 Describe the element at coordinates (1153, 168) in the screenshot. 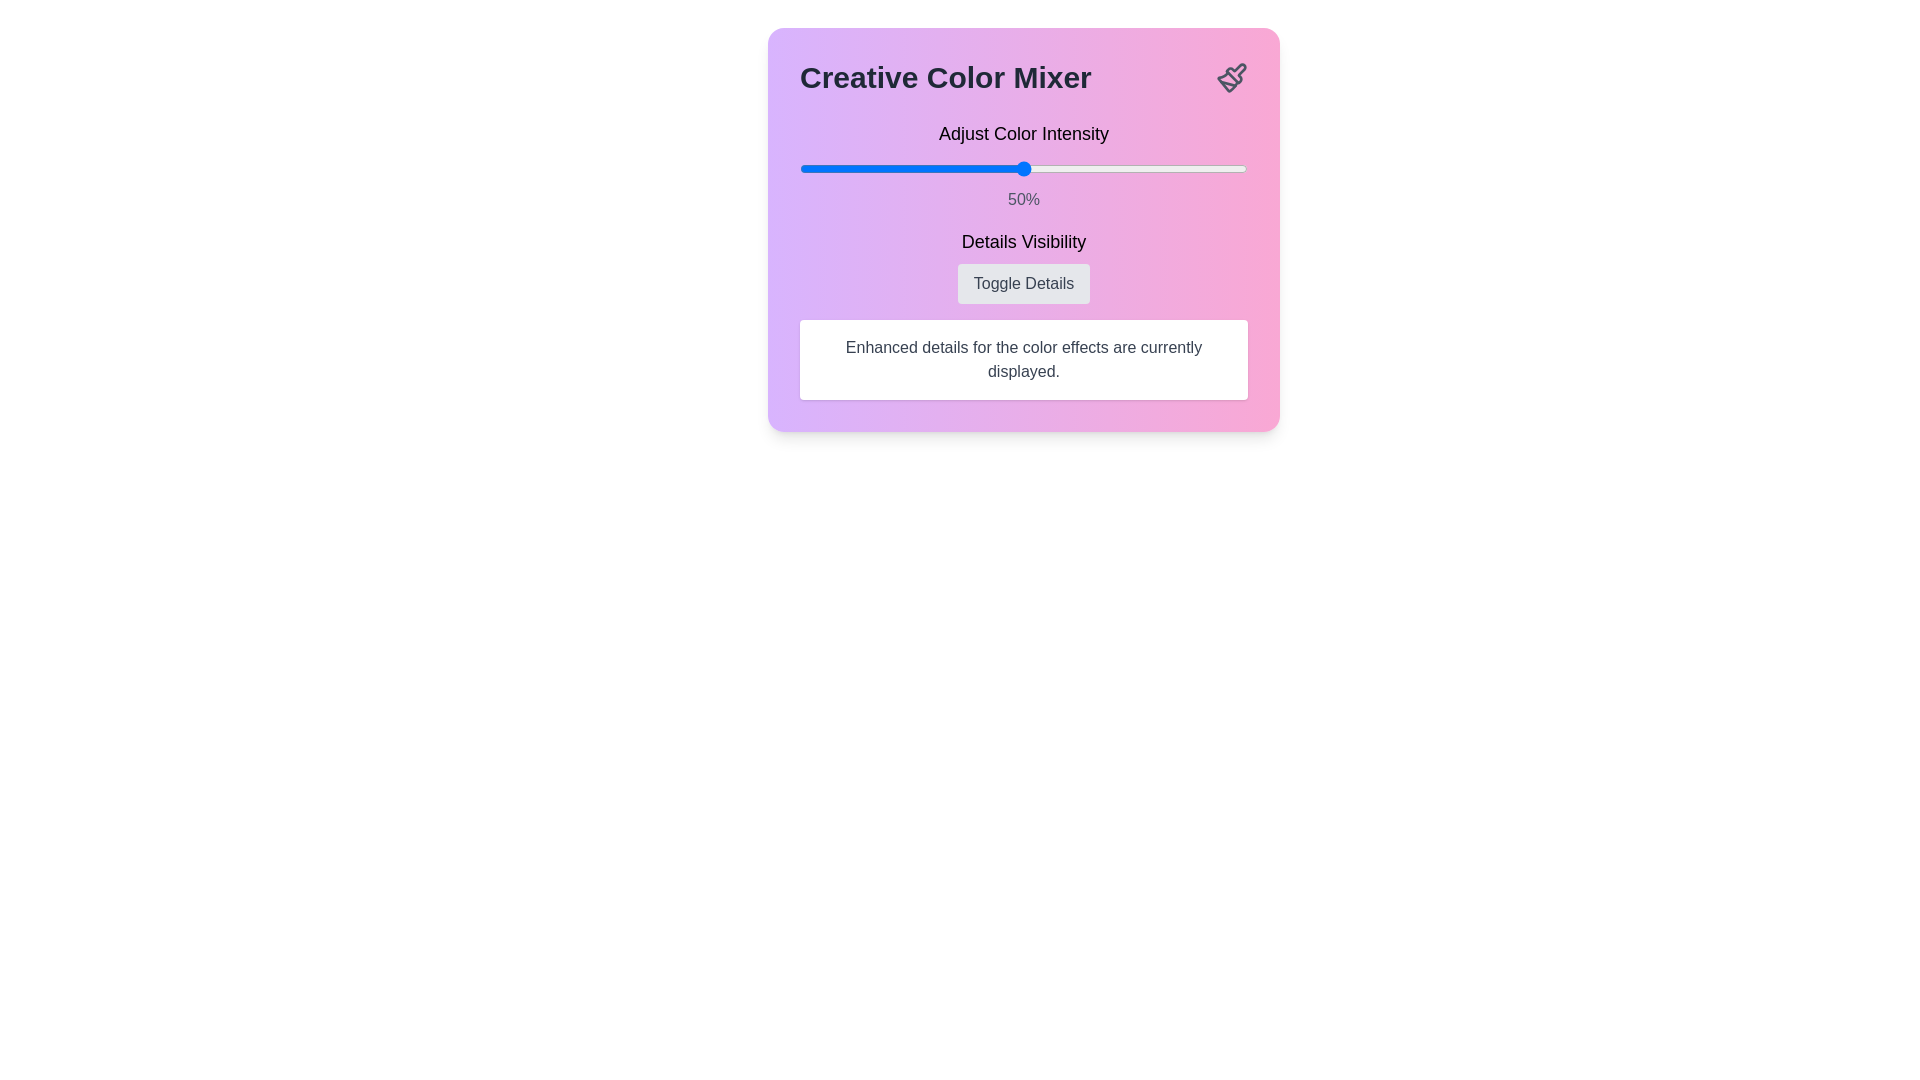

I see `the color intensity` at that location.